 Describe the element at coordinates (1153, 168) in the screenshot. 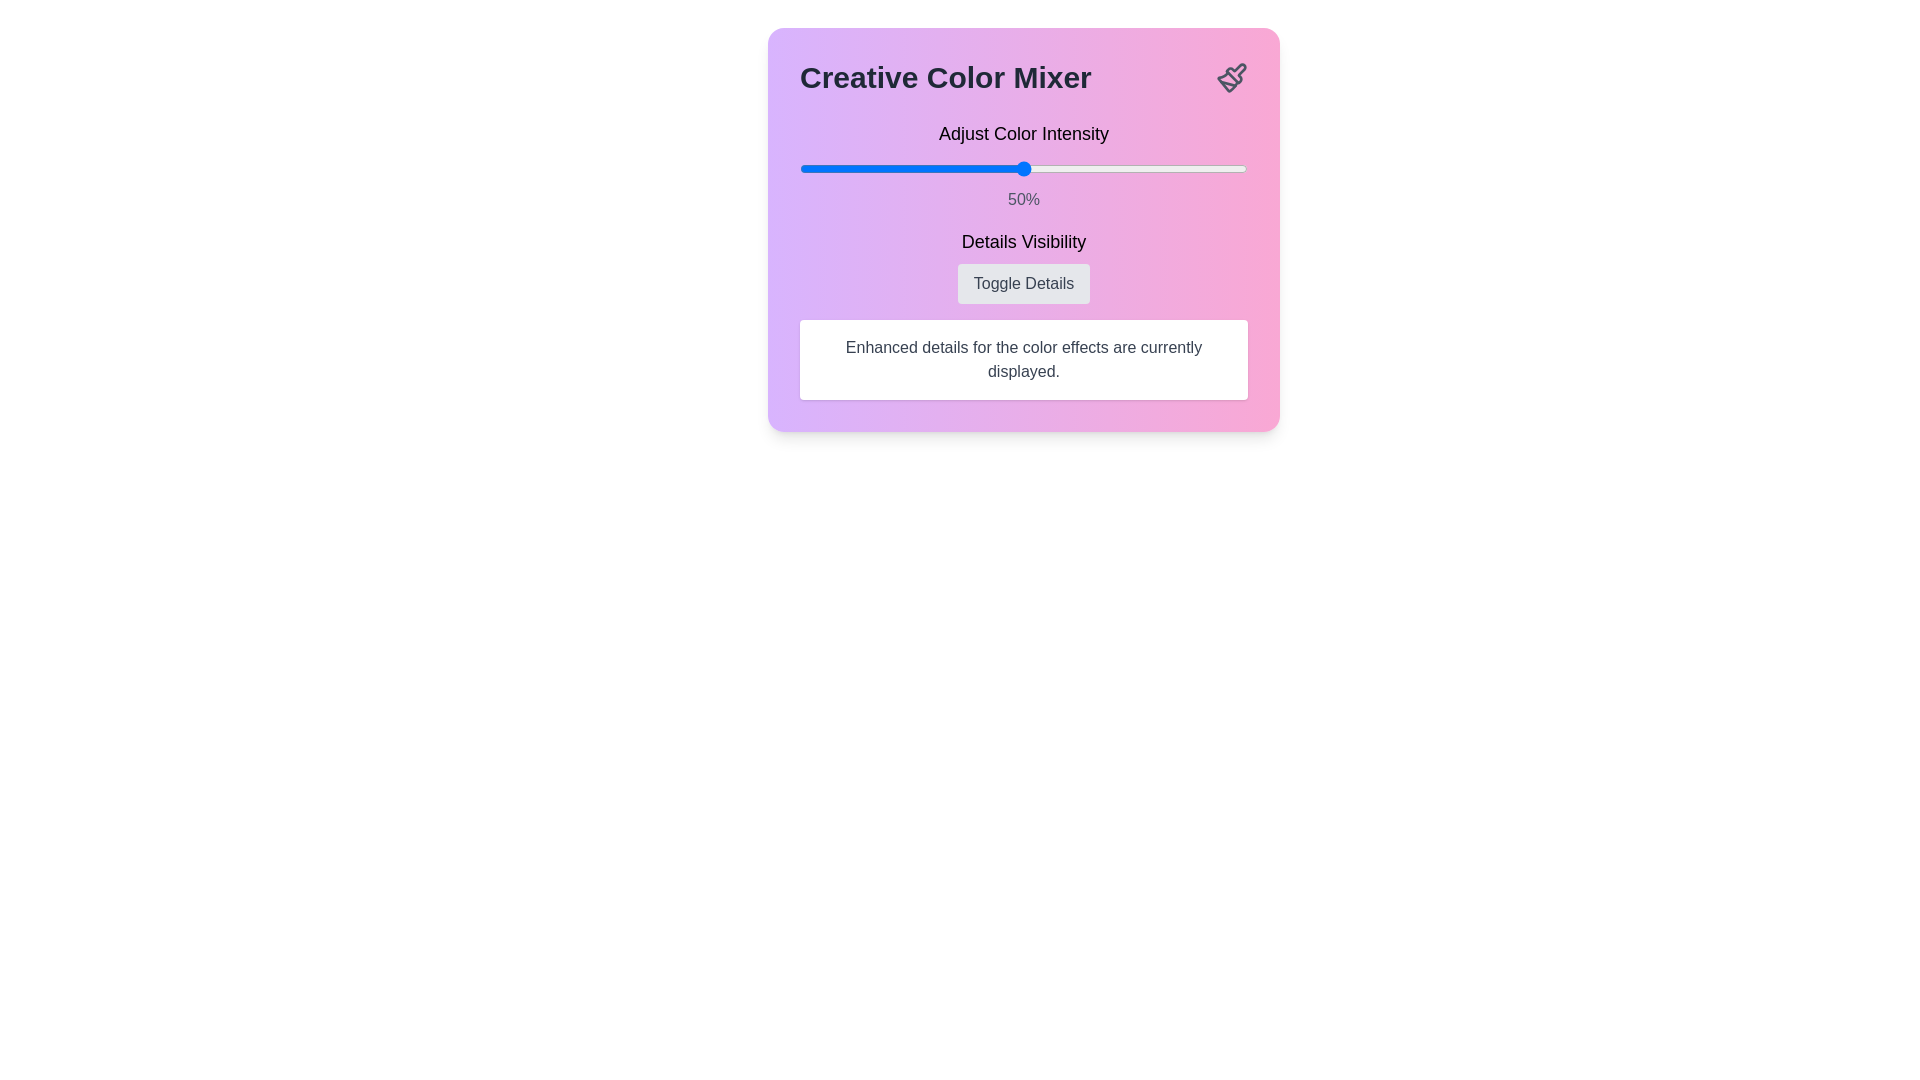

I see `the color intensity` at that location.